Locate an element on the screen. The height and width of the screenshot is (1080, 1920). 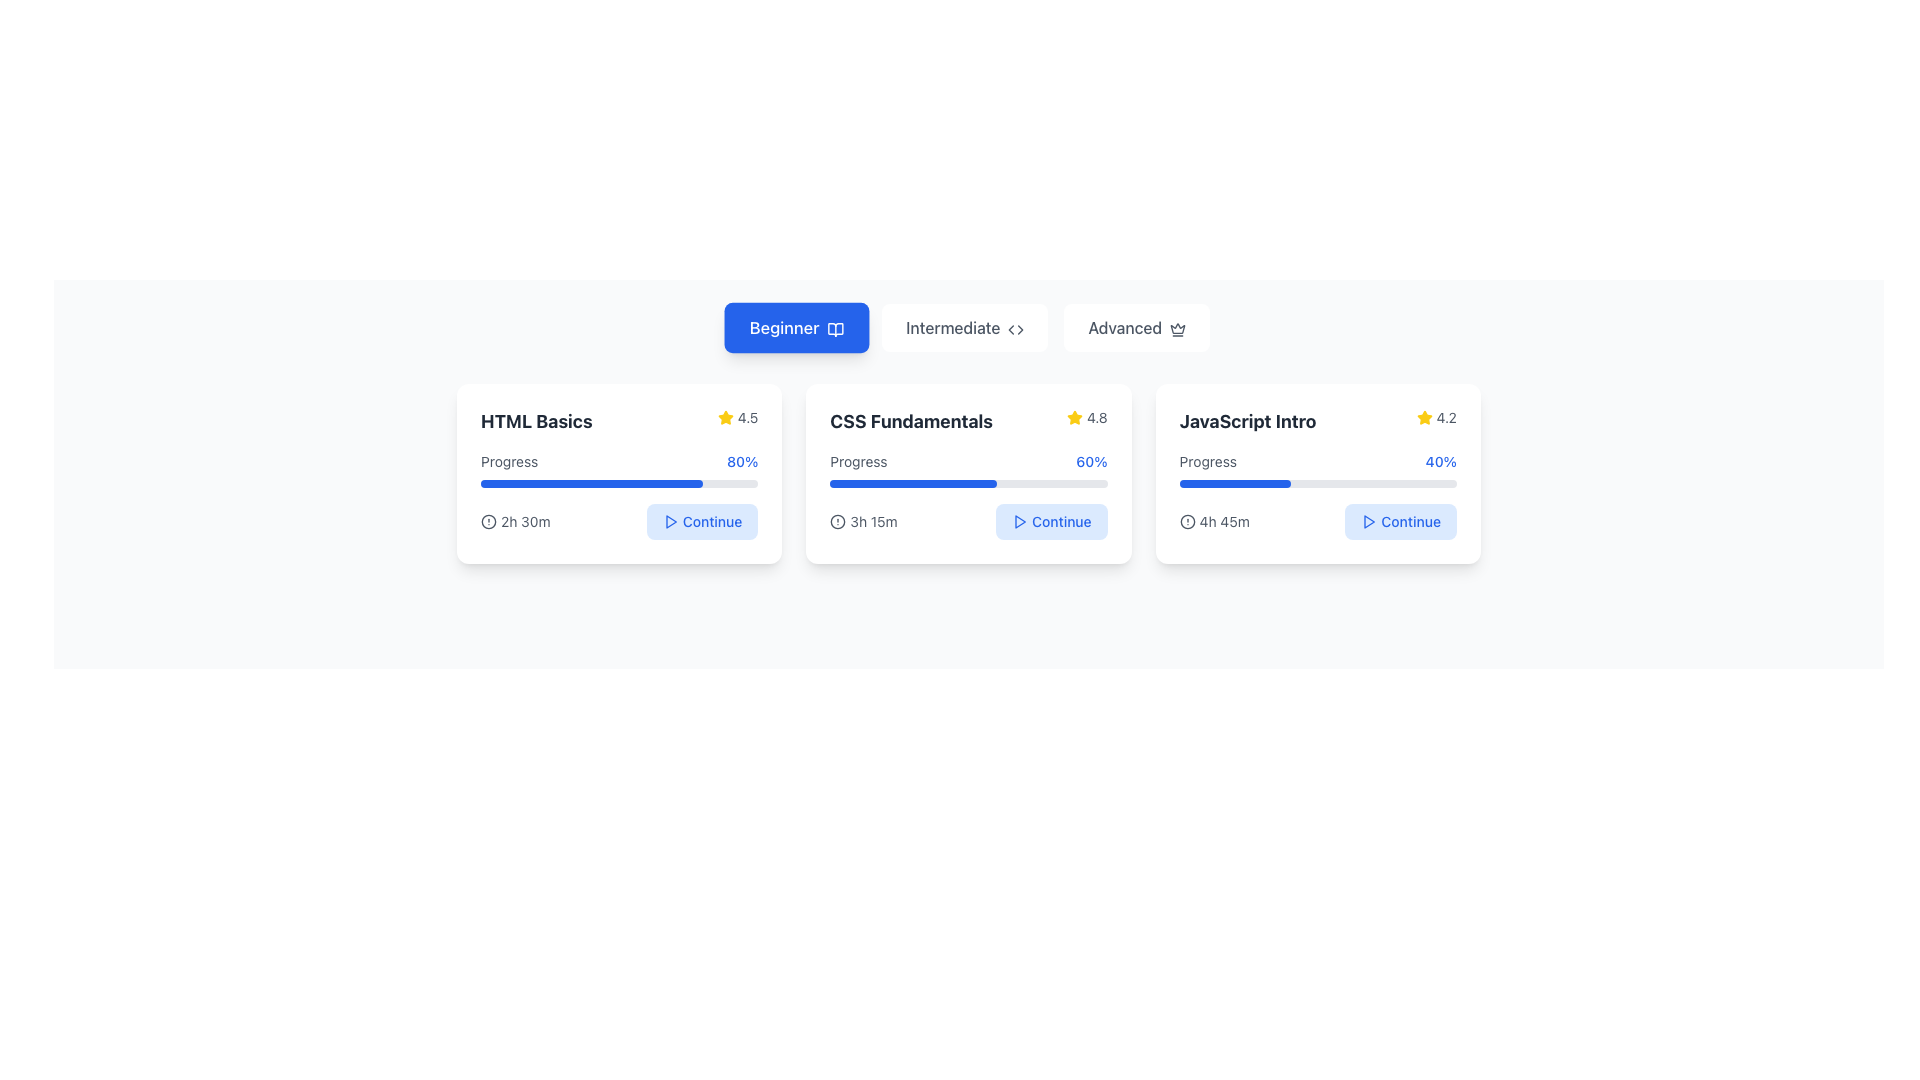
tab navigation is located at coordinates (969, 326).